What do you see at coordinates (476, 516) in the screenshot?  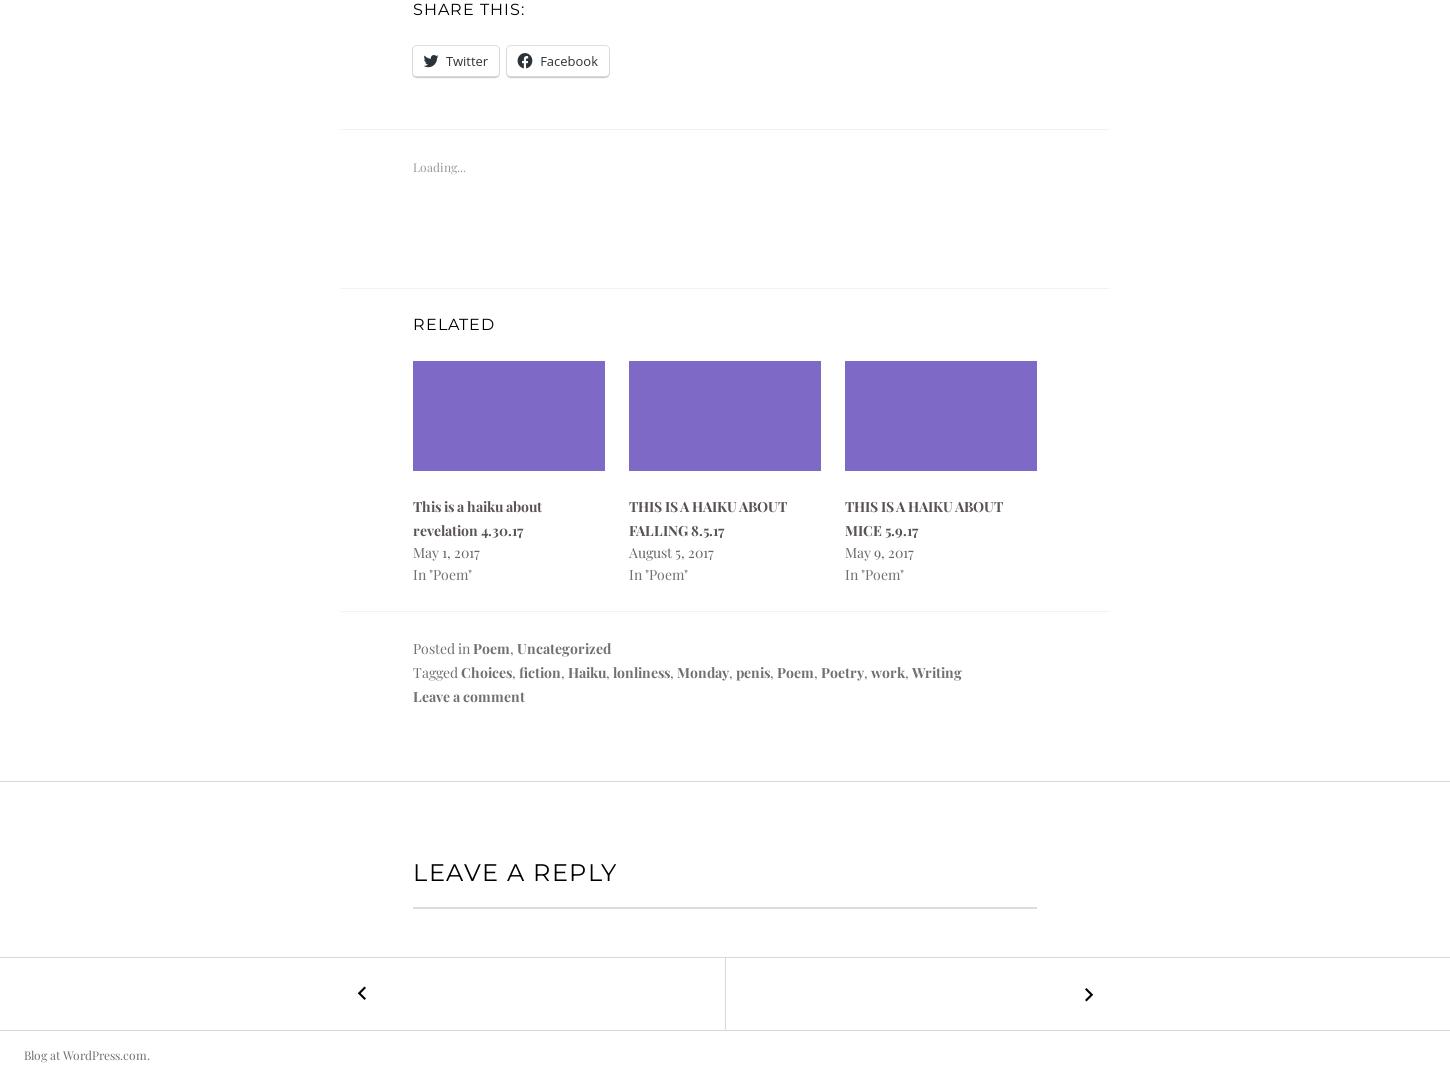 I see `'This is a haiku about revelation 4.30.17'` at bounding box center [476, 516].